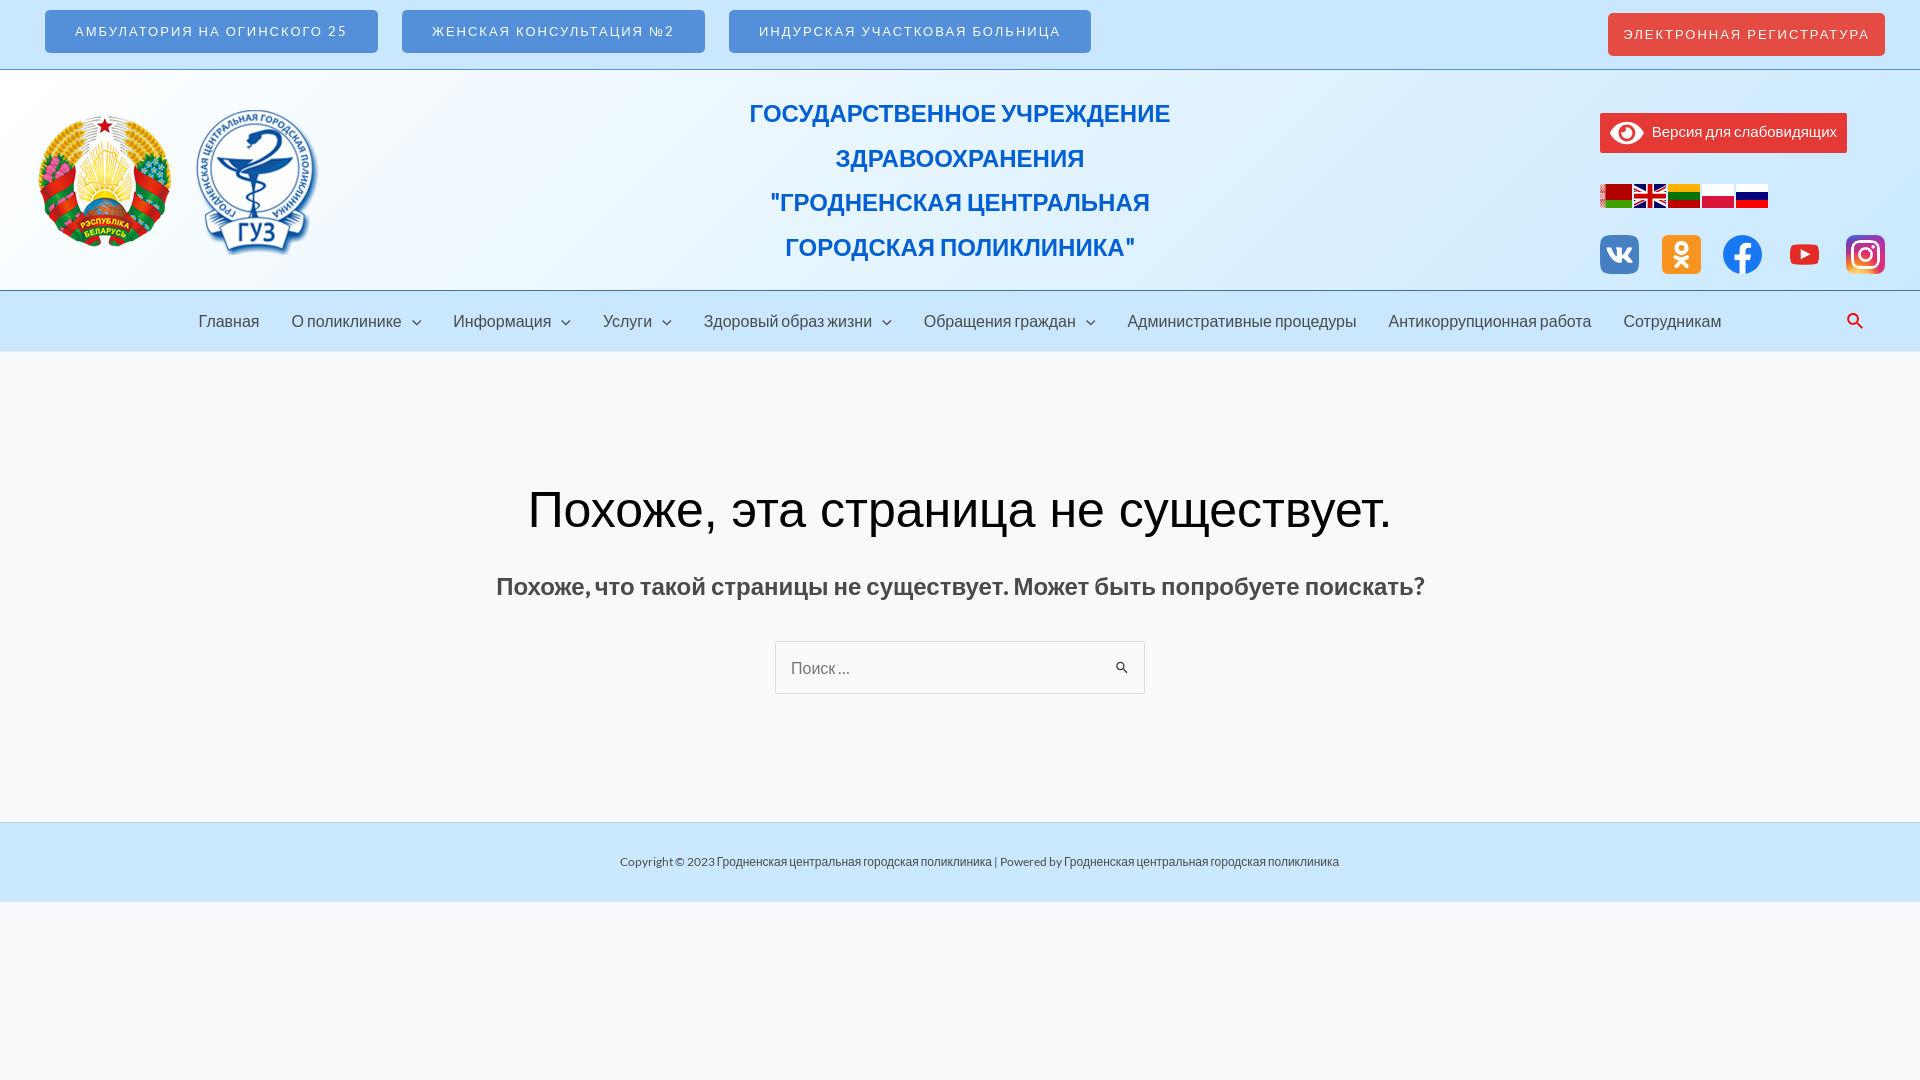 The width and height of the screenshot is (1920, 1080). I want to click on 'English', so click(1633, 193).